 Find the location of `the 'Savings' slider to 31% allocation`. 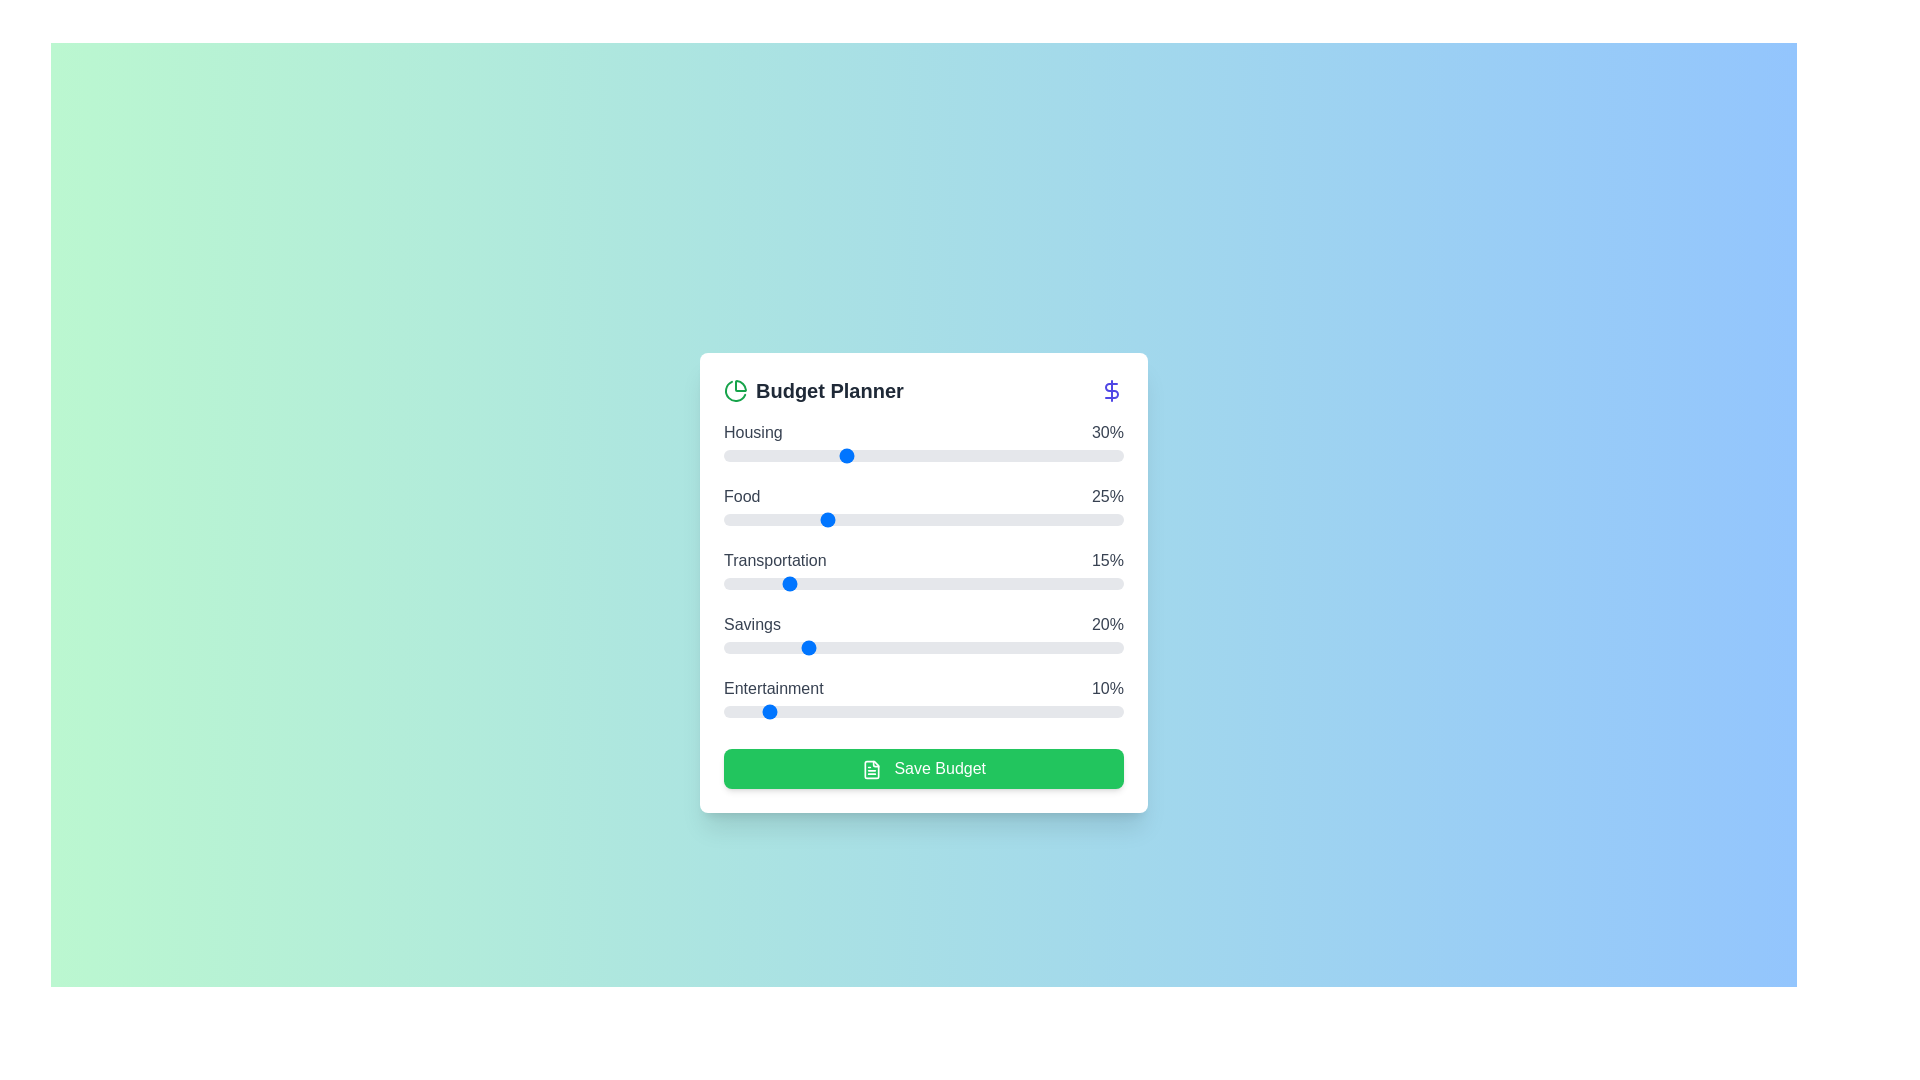

the 'Savings' slider to 31% allocation is located at coordinates (848, 648).